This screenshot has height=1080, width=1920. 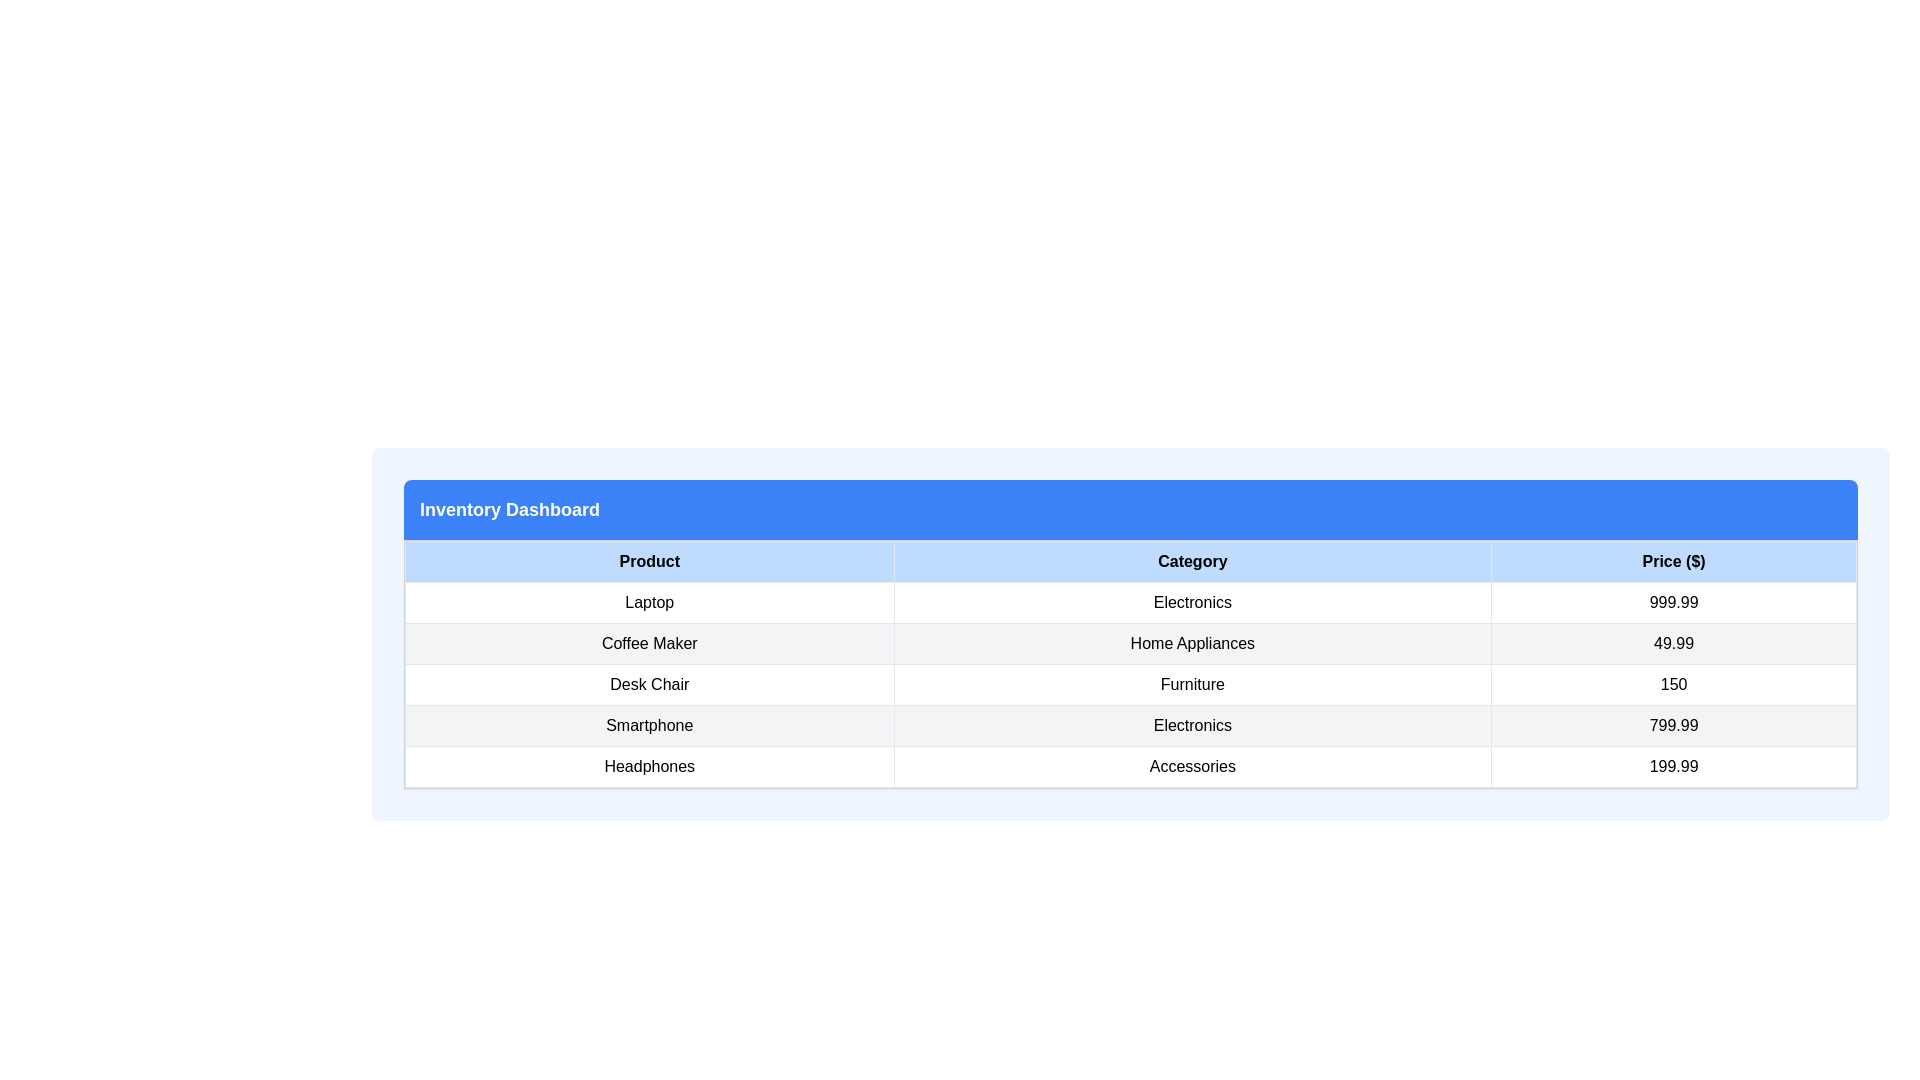 I want to click on text from the table cell containing 'Home Appliances' located in the second row under the 'Category' column, so click(x=1192, y=644).